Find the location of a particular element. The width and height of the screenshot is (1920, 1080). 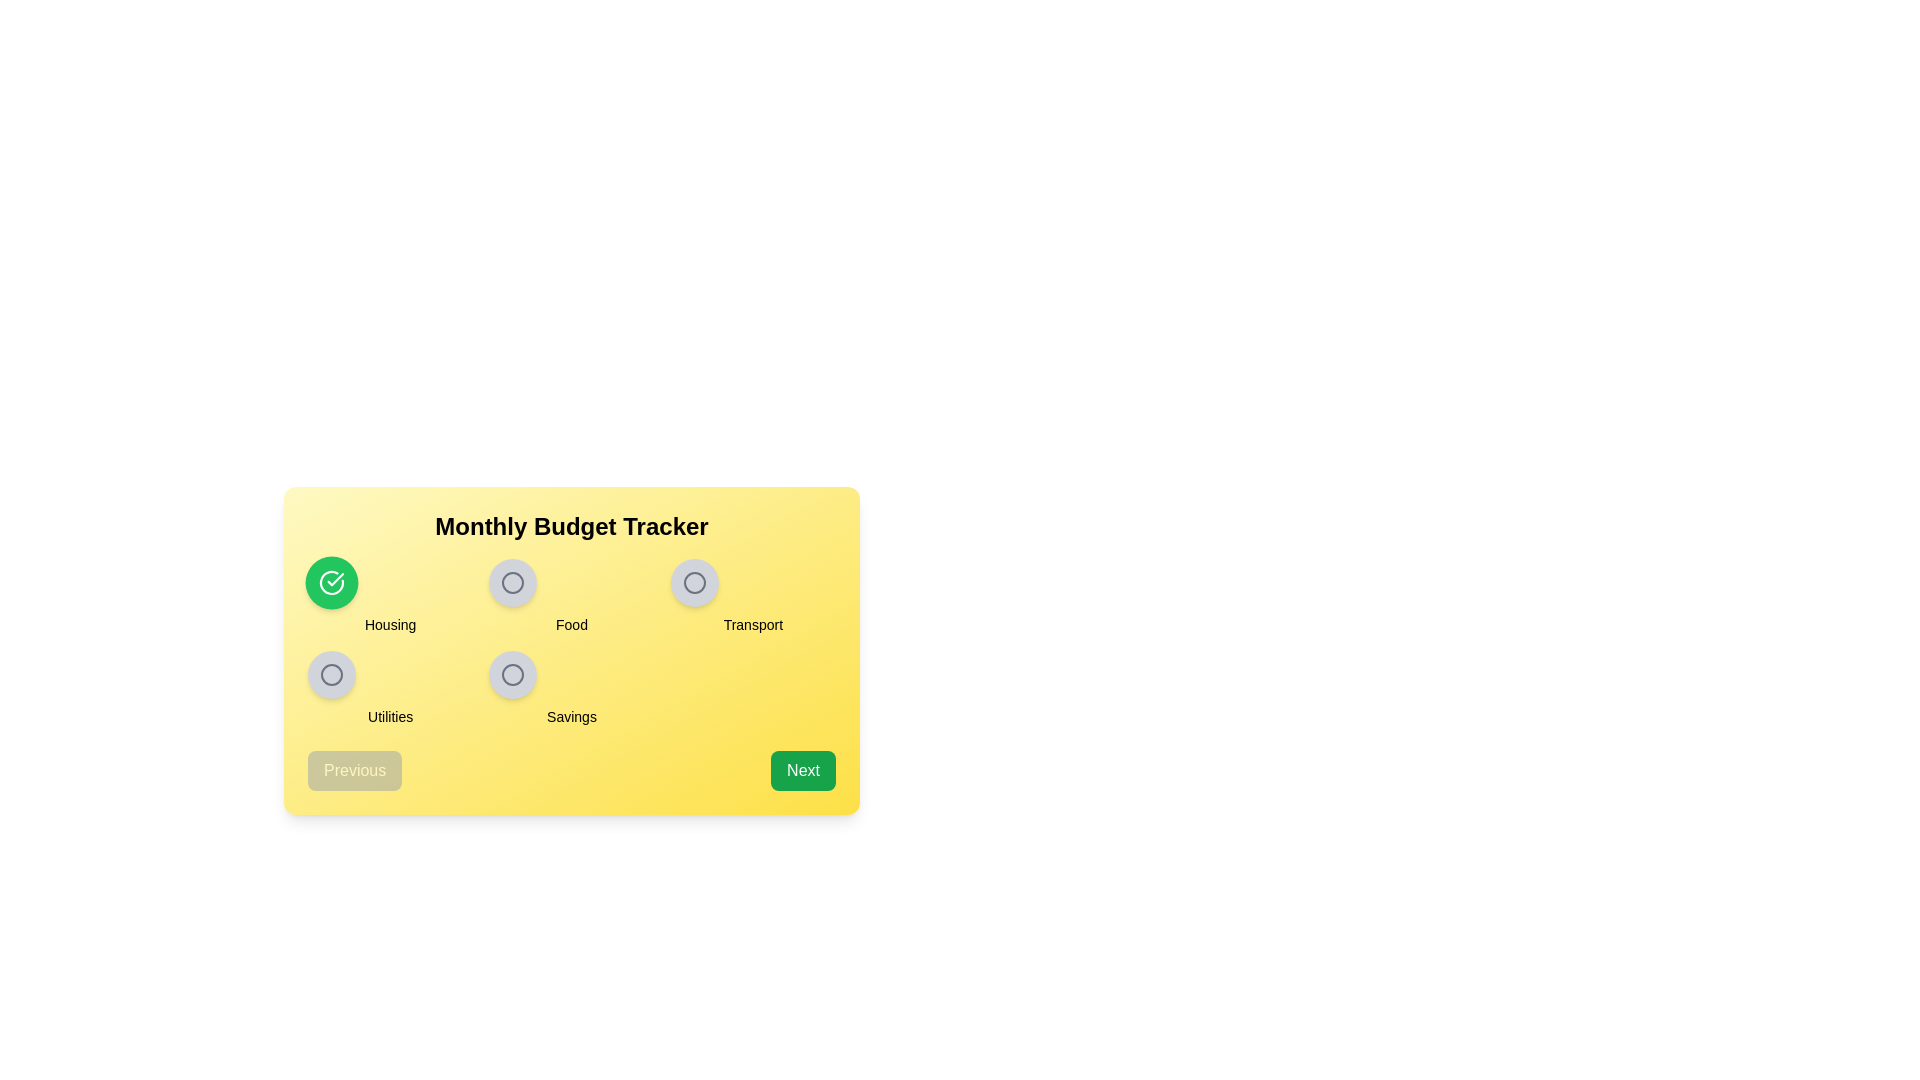

the 'Savings' radio button option located in the bottom row of the interface for visual feedback is located at coordinates (513, 675).